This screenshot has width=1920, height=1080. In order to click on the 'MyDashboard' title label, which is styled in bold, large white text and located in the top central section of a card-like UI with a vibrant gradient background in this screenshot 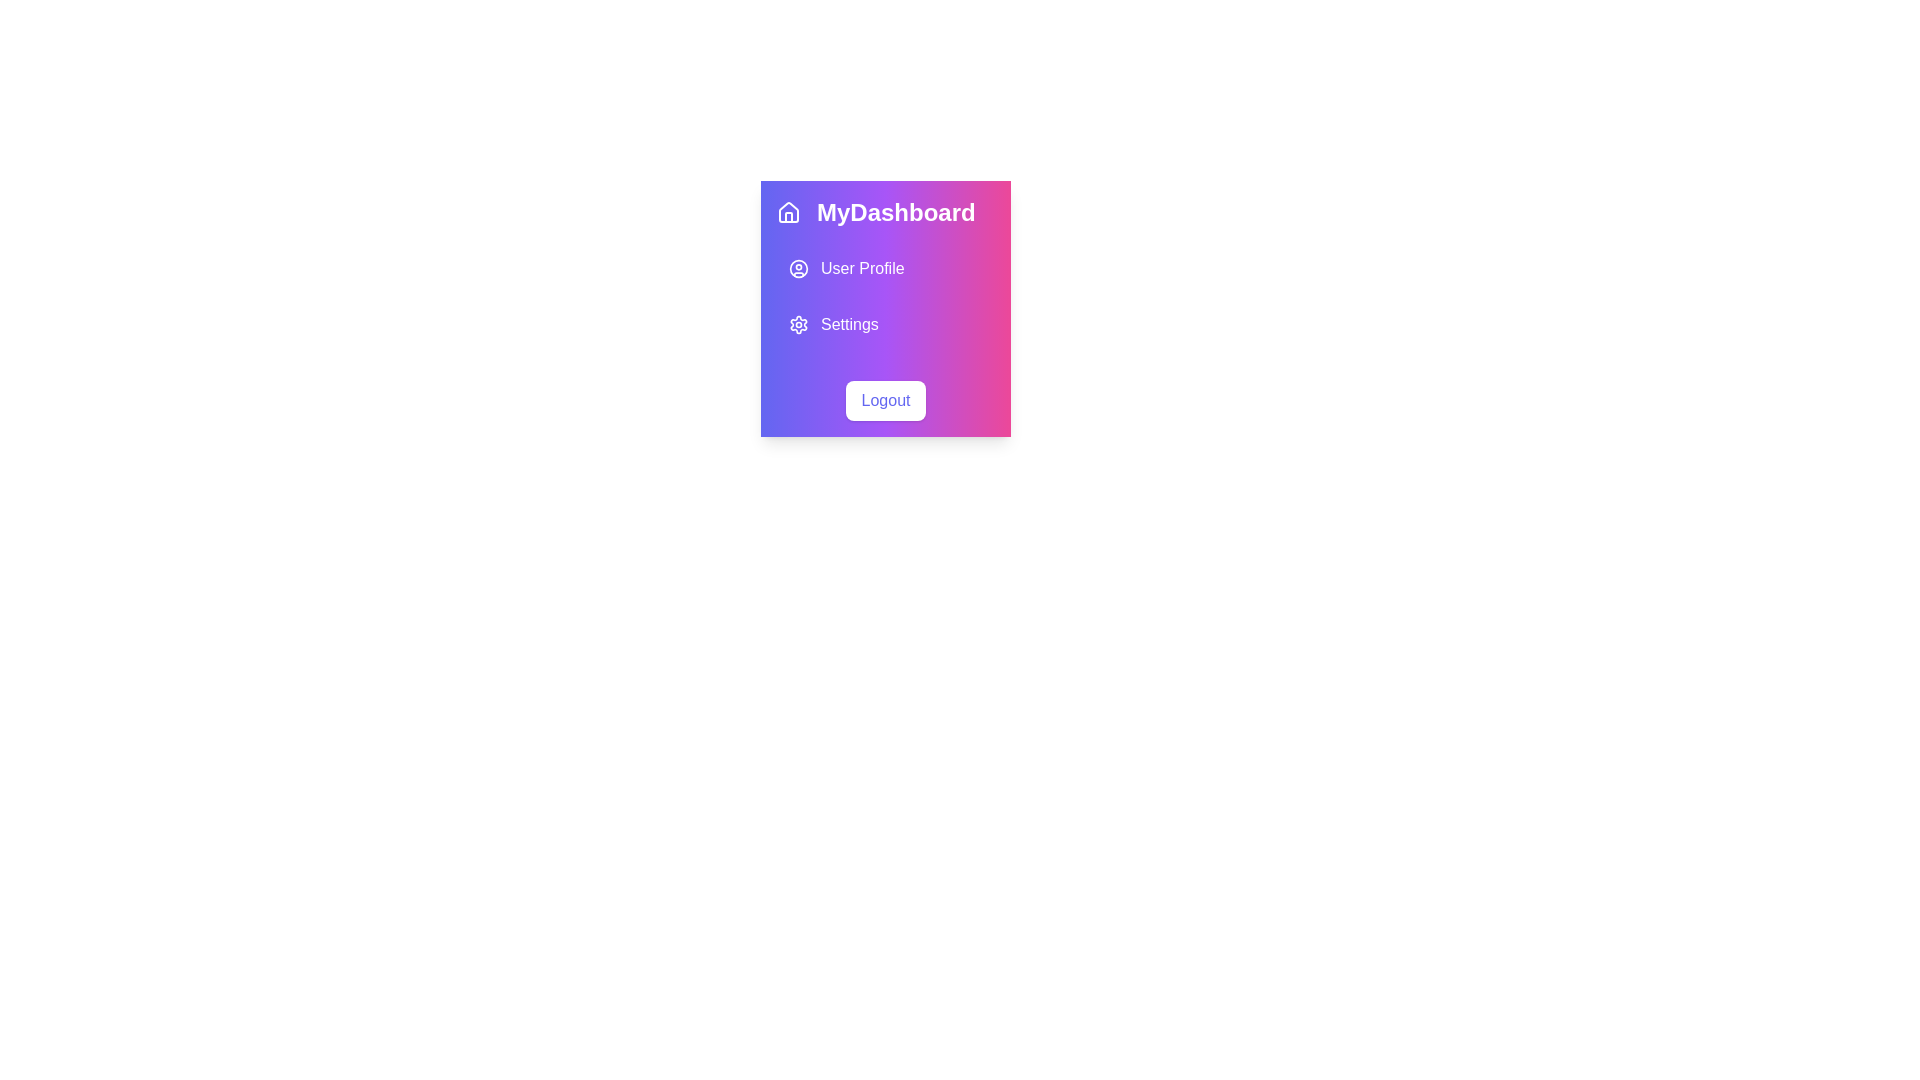, I will do `click(895, 212)`.